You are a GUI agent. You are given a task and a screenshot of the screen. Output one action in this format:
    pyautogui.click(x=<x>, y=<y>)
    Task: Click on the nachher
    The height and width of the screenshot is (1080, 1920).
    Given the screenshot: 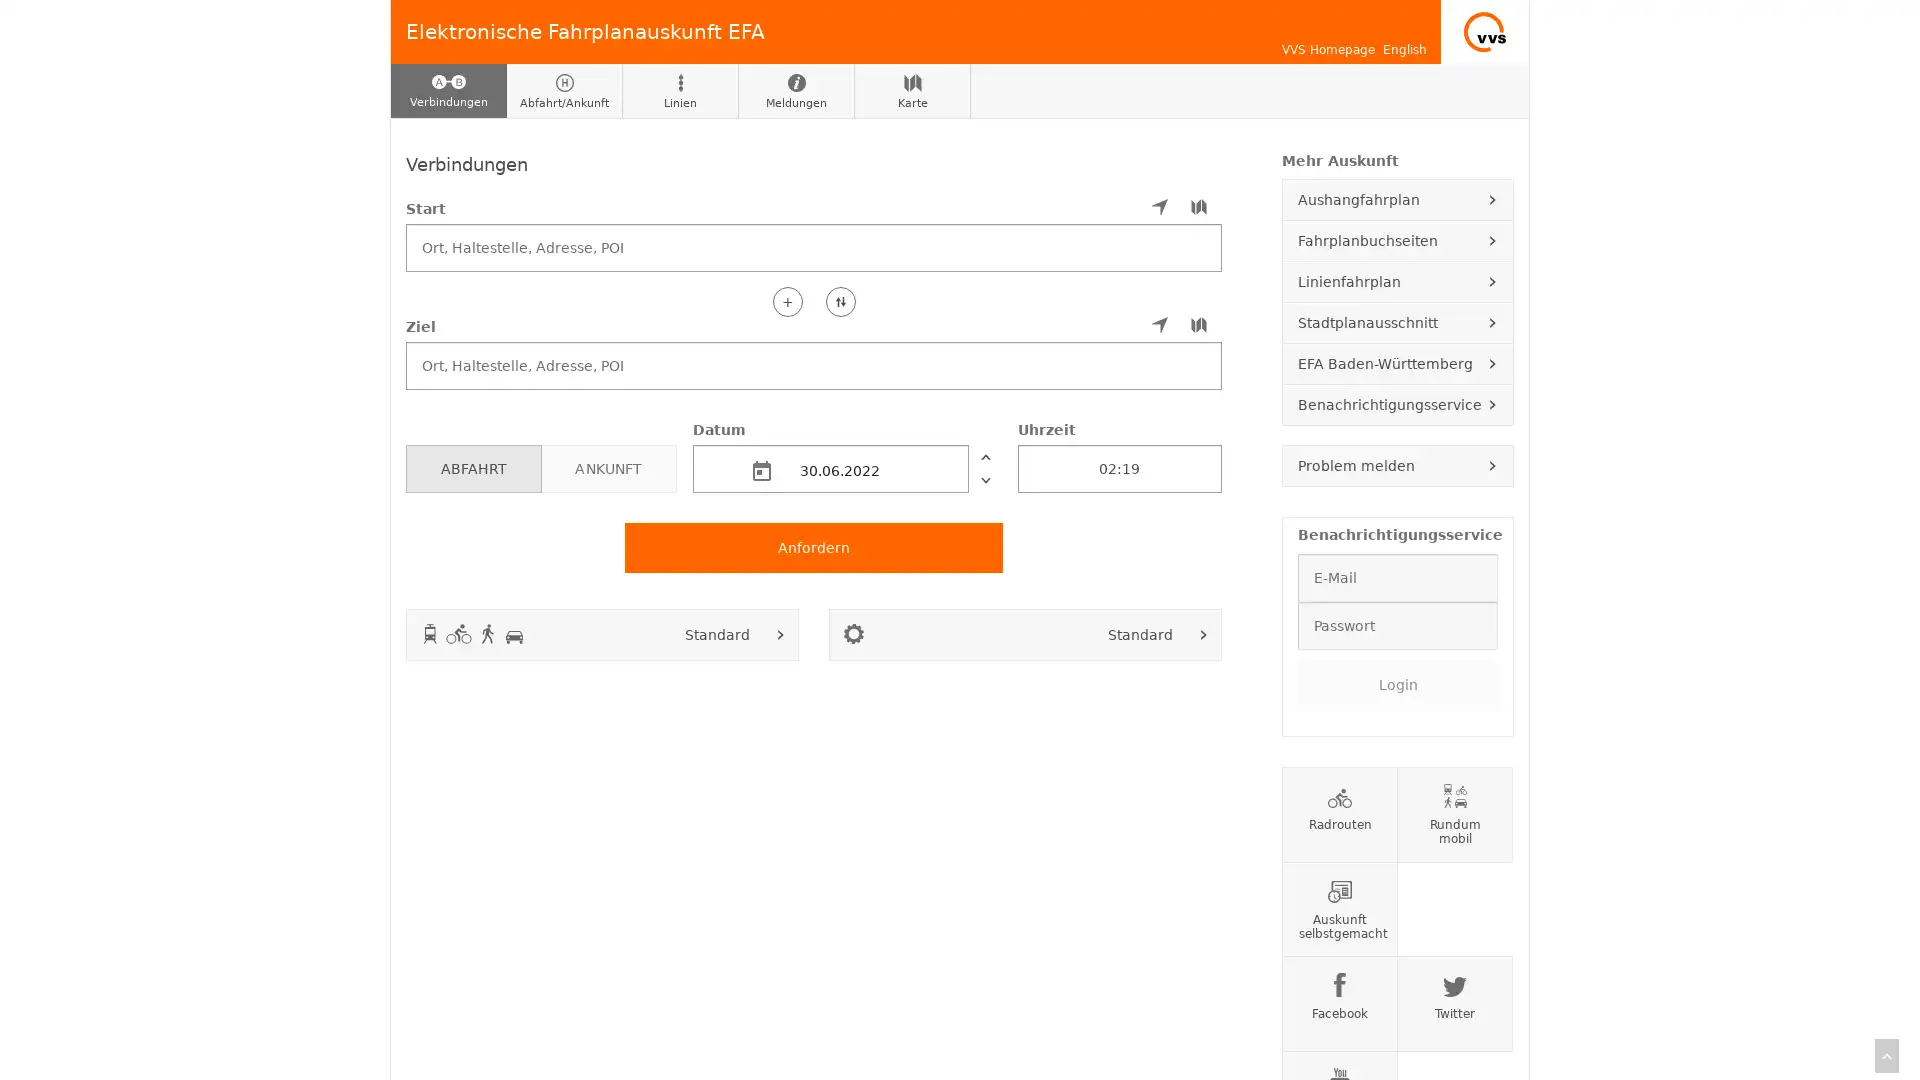 What is the action you would take?
    pyautogui.click(x=984, y=479)
    